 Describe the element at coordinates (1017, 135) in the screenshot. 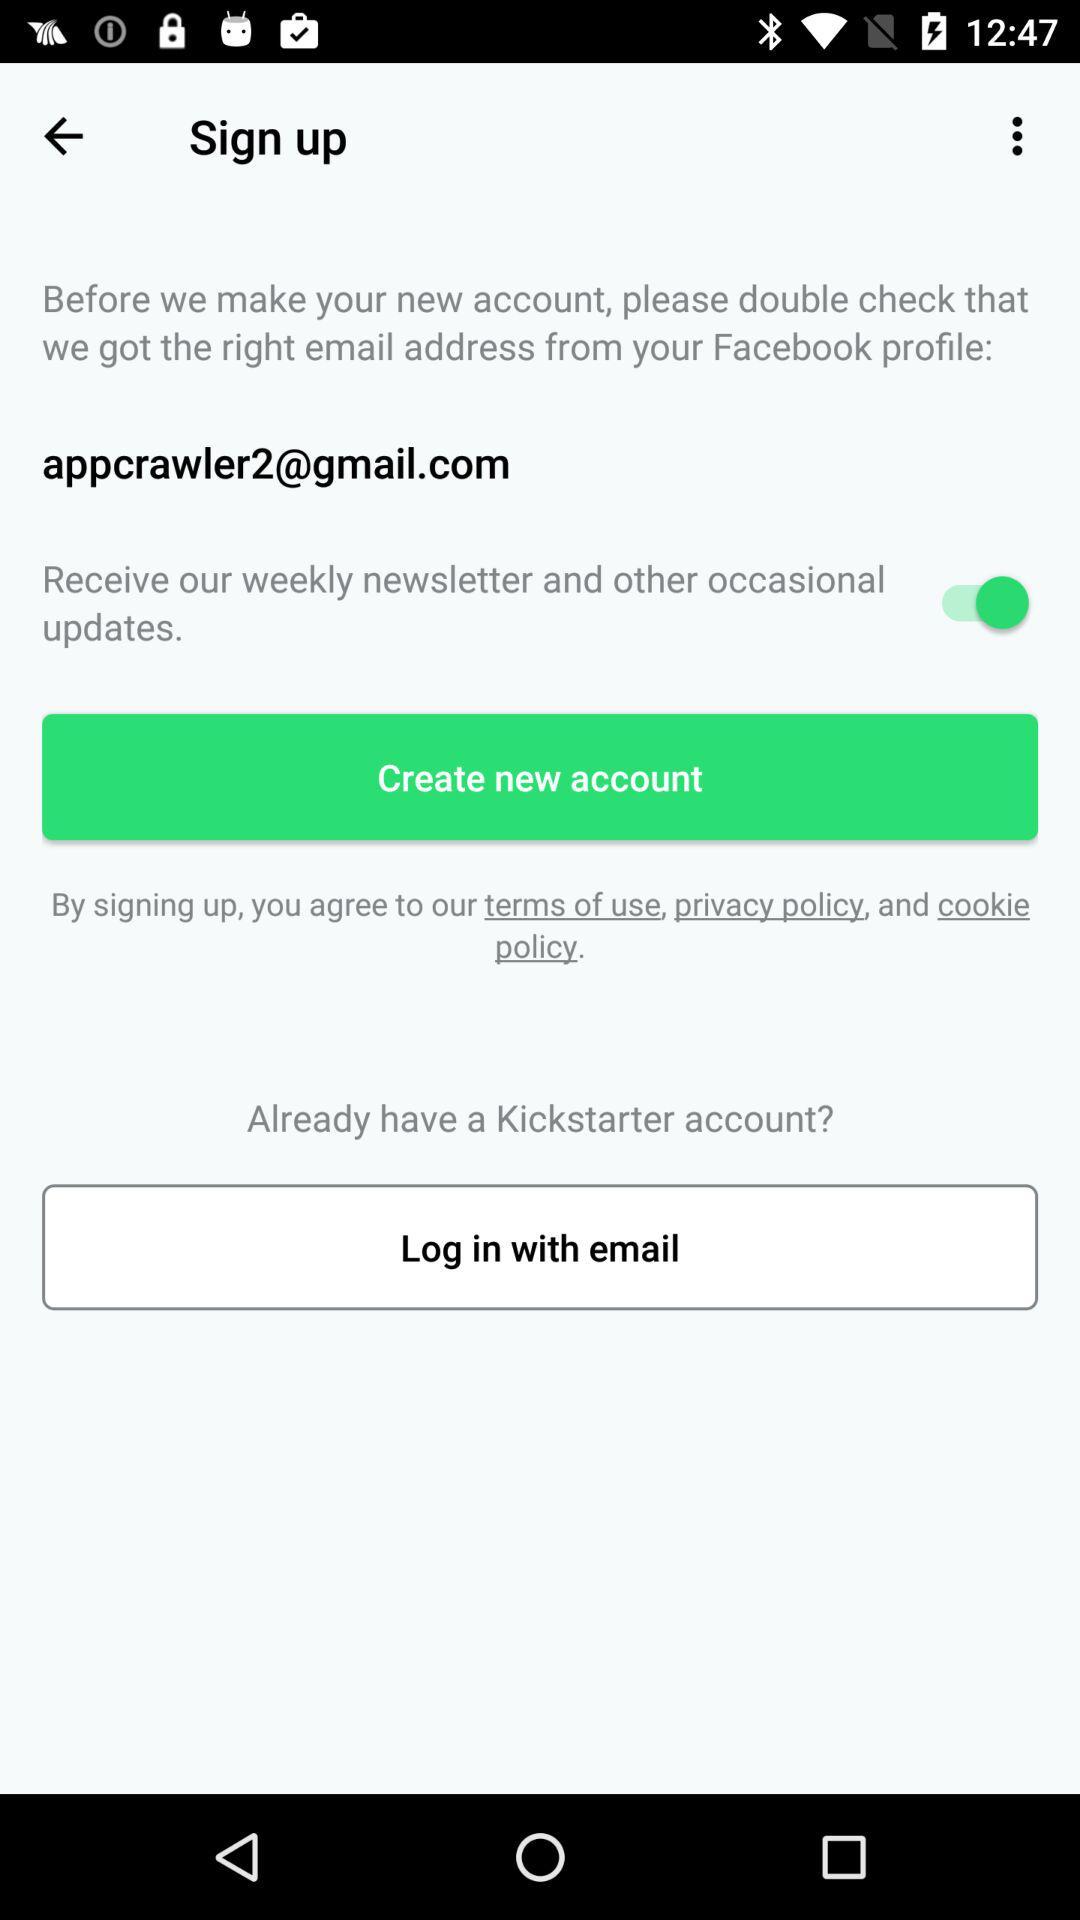

I see `the icon at the top right corner` at that location.